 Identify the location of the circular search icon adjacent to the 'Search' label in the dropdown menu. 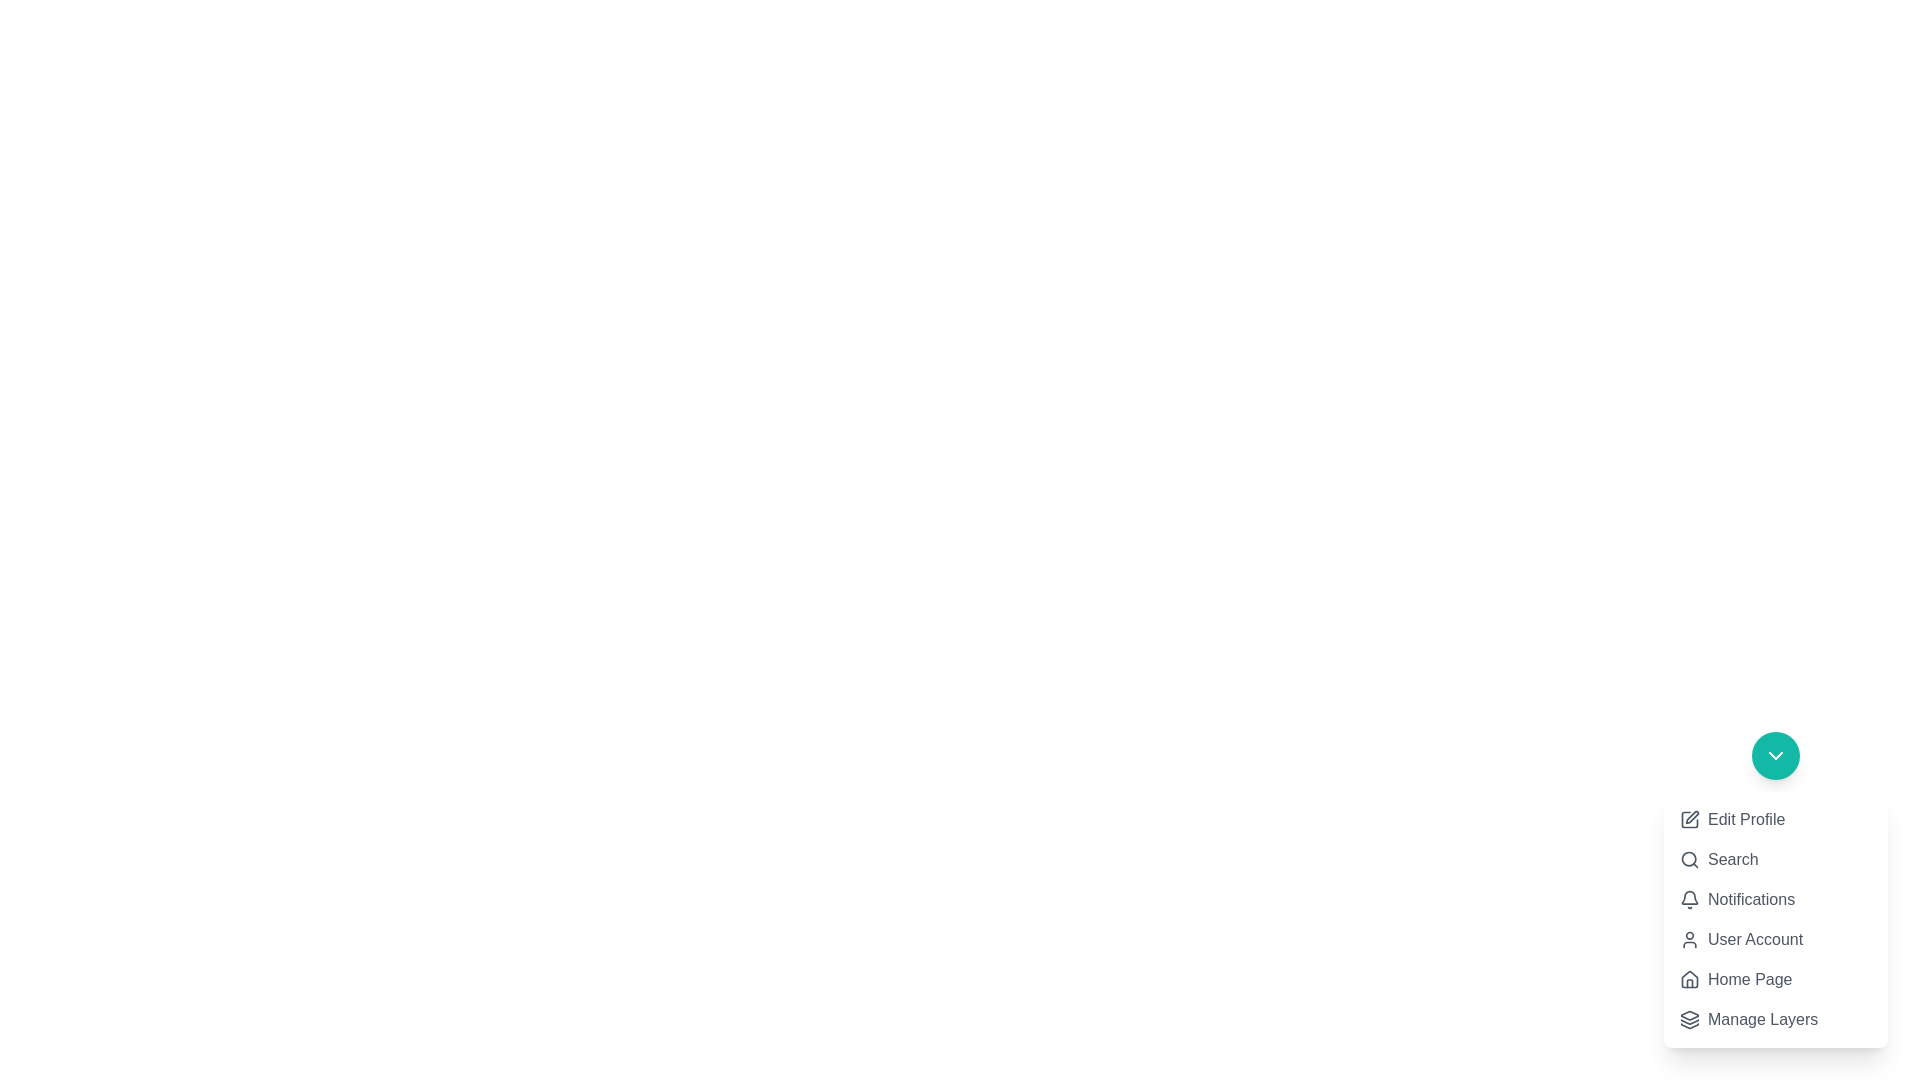
(1688, 859).